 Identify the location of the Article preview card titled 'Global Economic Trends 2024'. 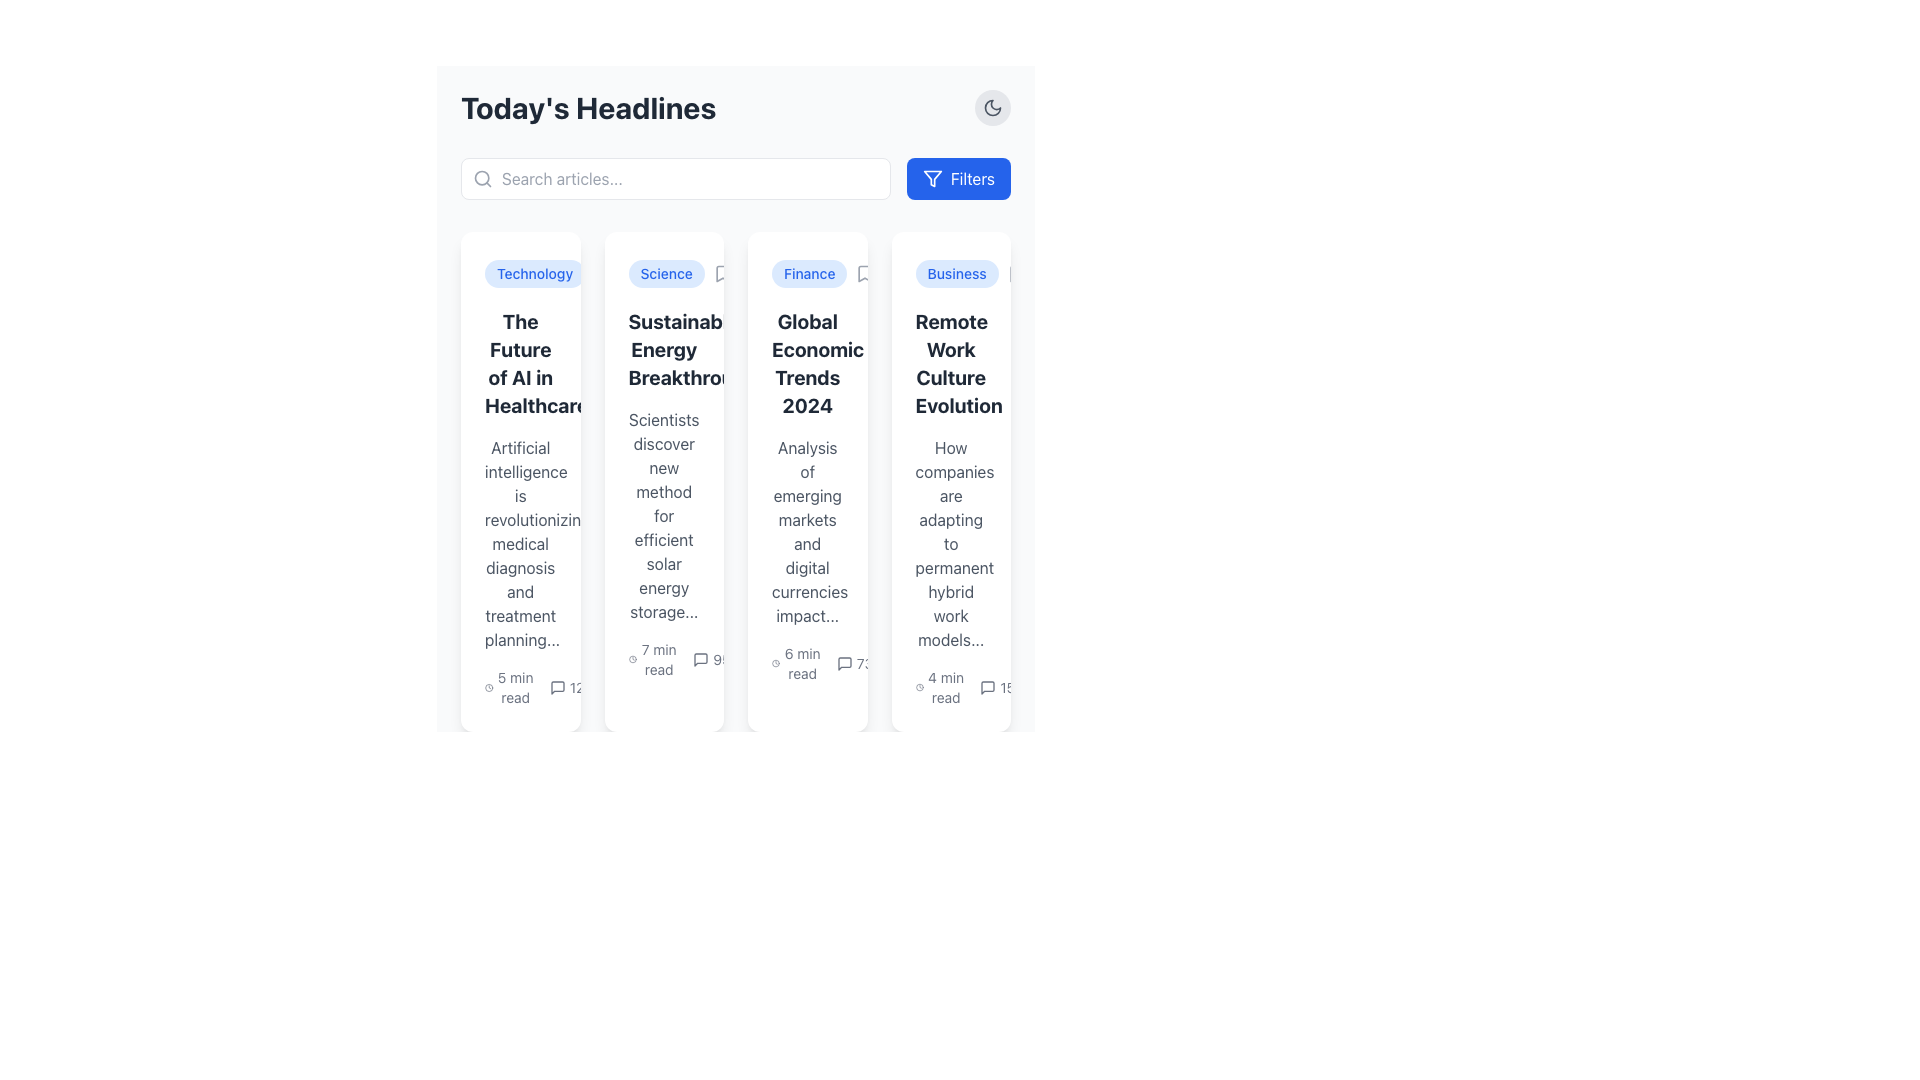
(734, 482).